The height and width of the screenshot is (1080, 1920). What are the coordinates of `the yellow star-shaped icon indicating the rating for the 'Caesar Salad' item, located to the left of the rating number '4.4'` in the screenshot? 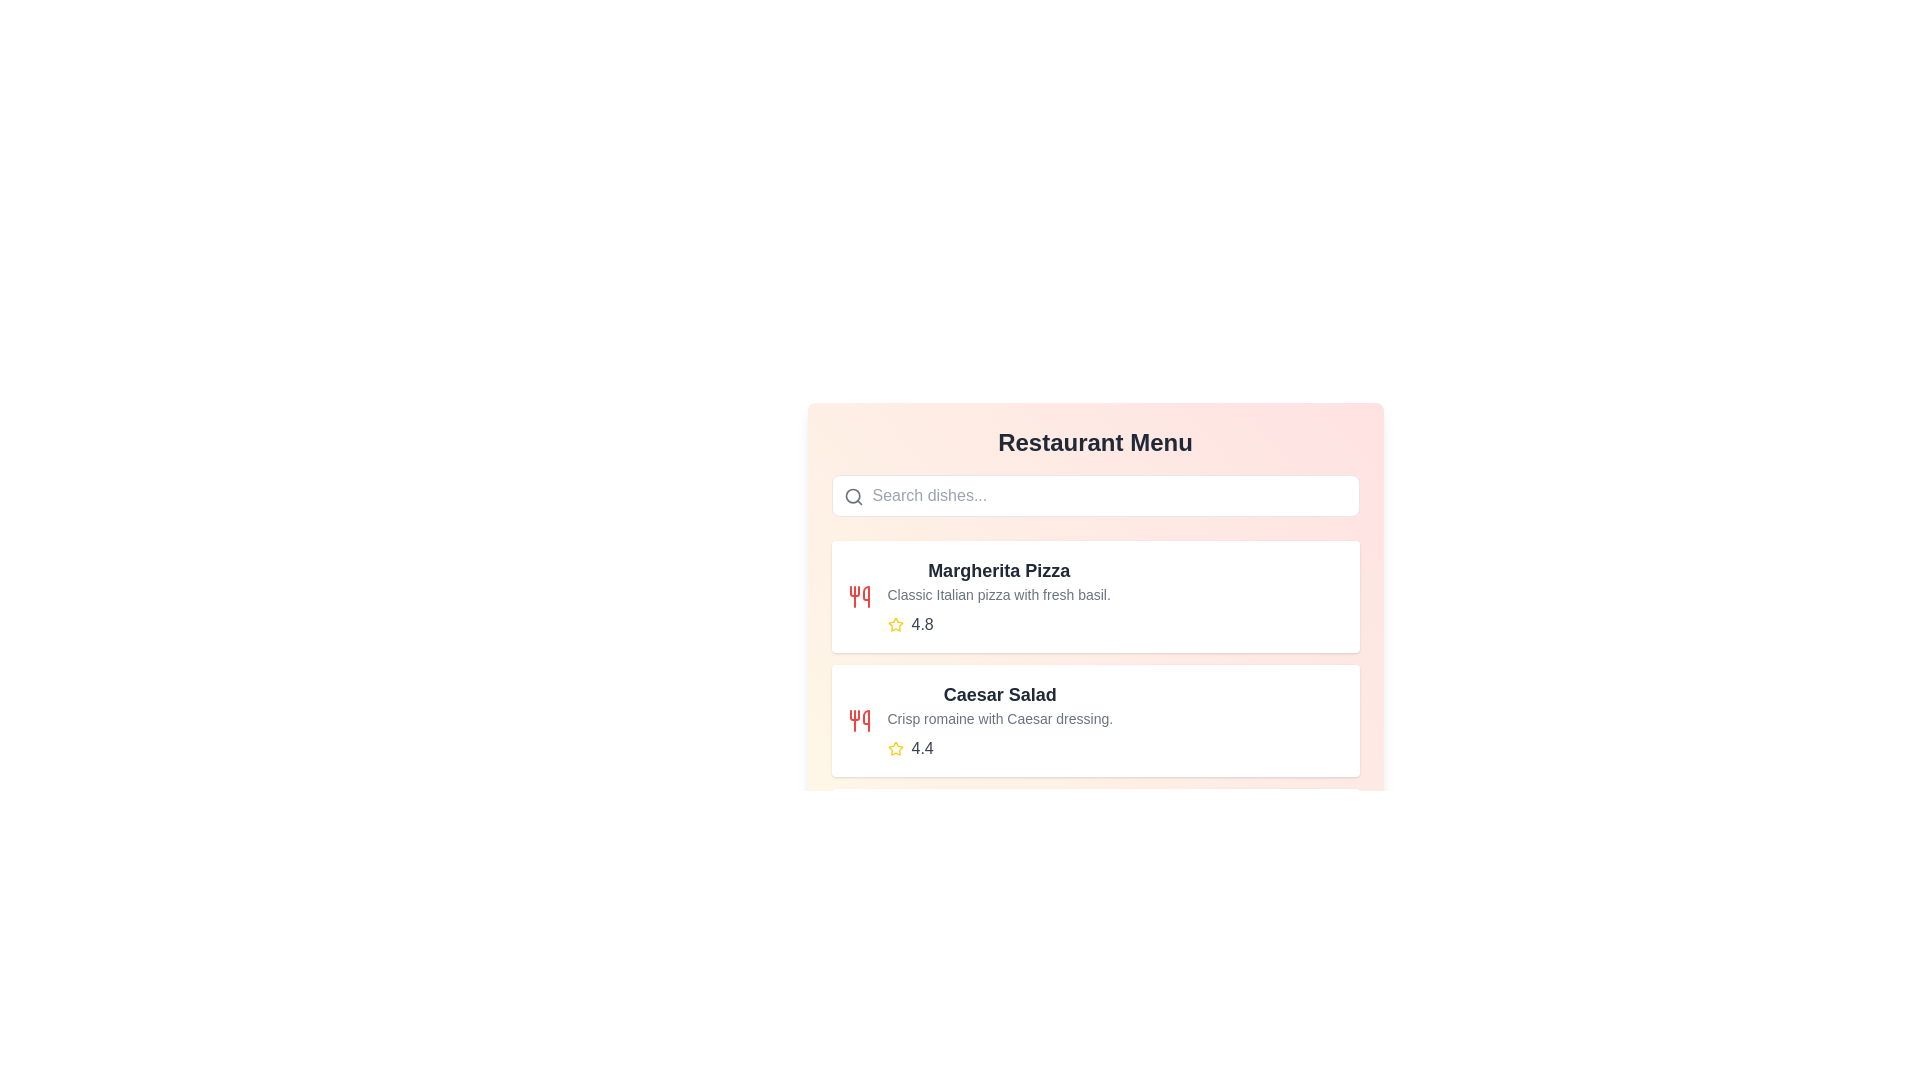 It's located at (894, 748).